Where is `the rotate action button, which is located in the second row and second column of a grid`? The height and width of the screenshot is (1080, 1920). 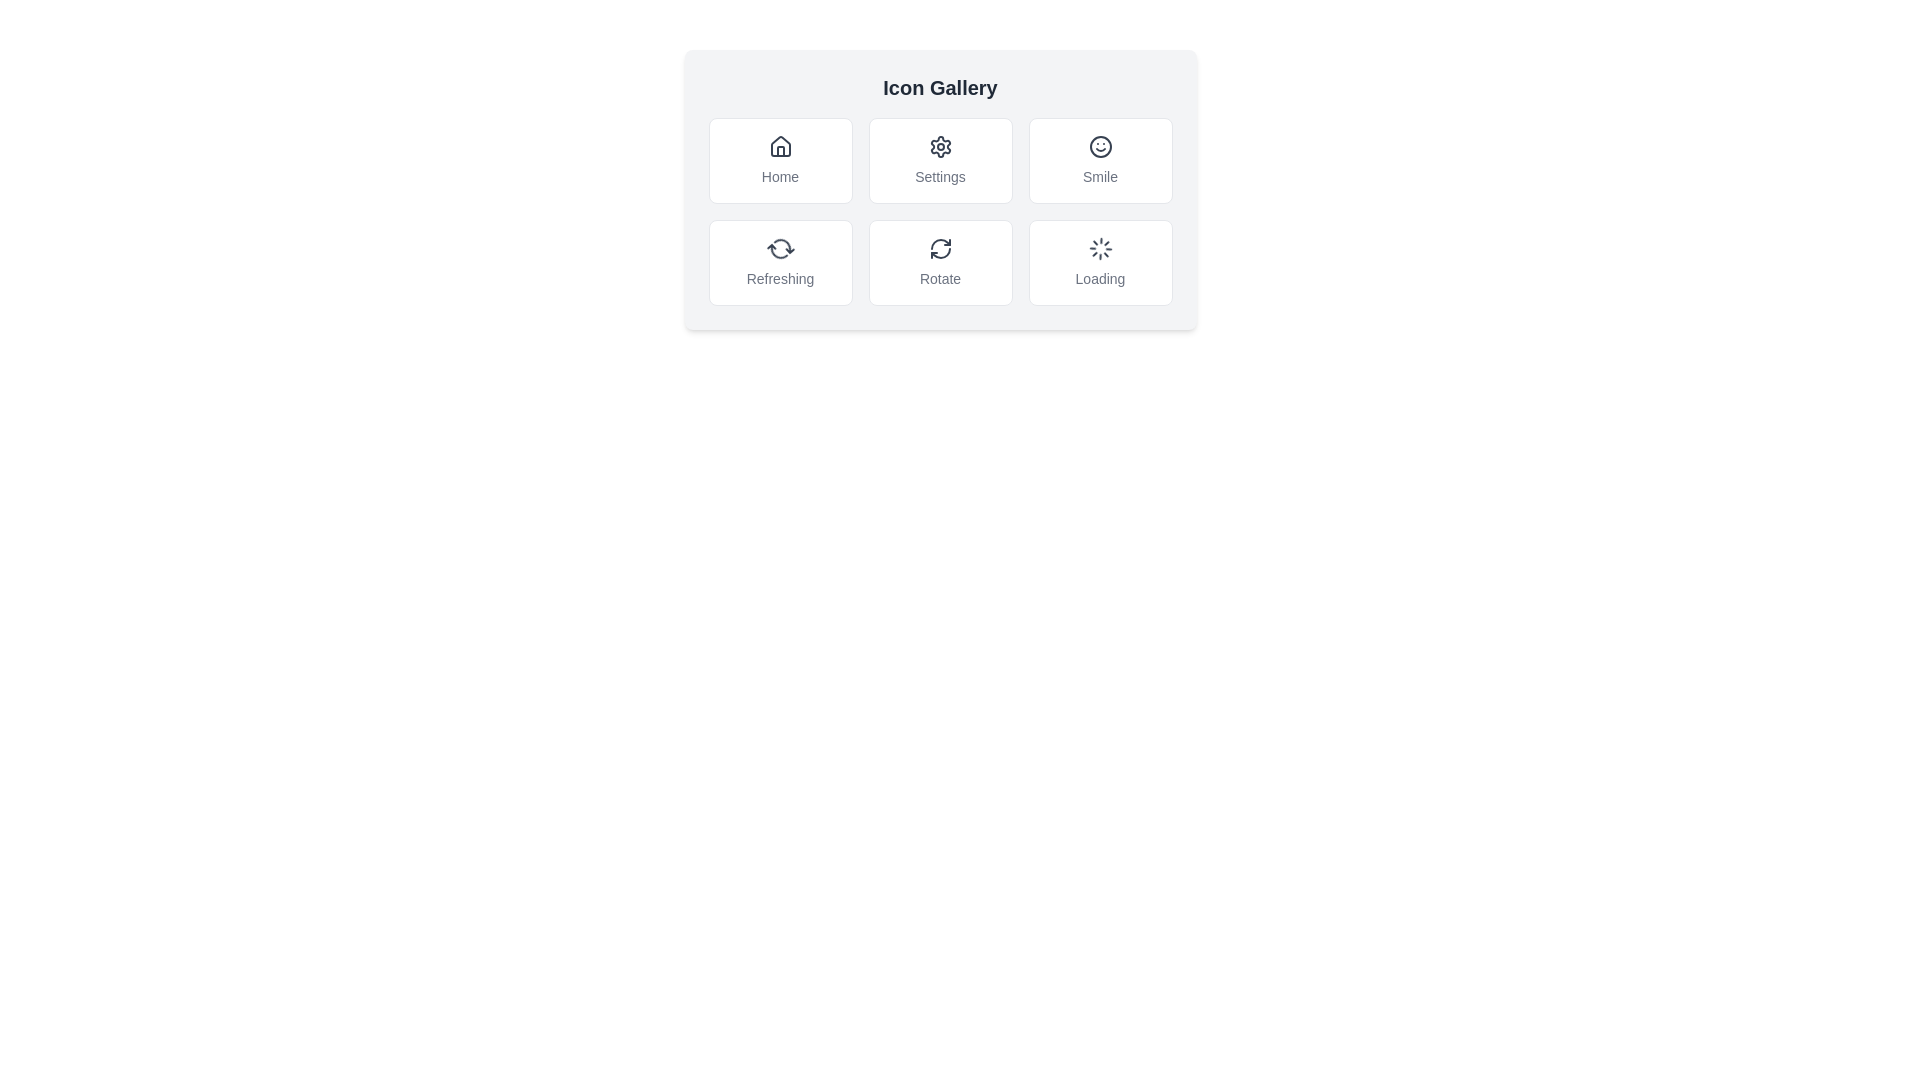 the rotate action button, which is located in the second row and second column of a grid is located at coordinates (939, 261).